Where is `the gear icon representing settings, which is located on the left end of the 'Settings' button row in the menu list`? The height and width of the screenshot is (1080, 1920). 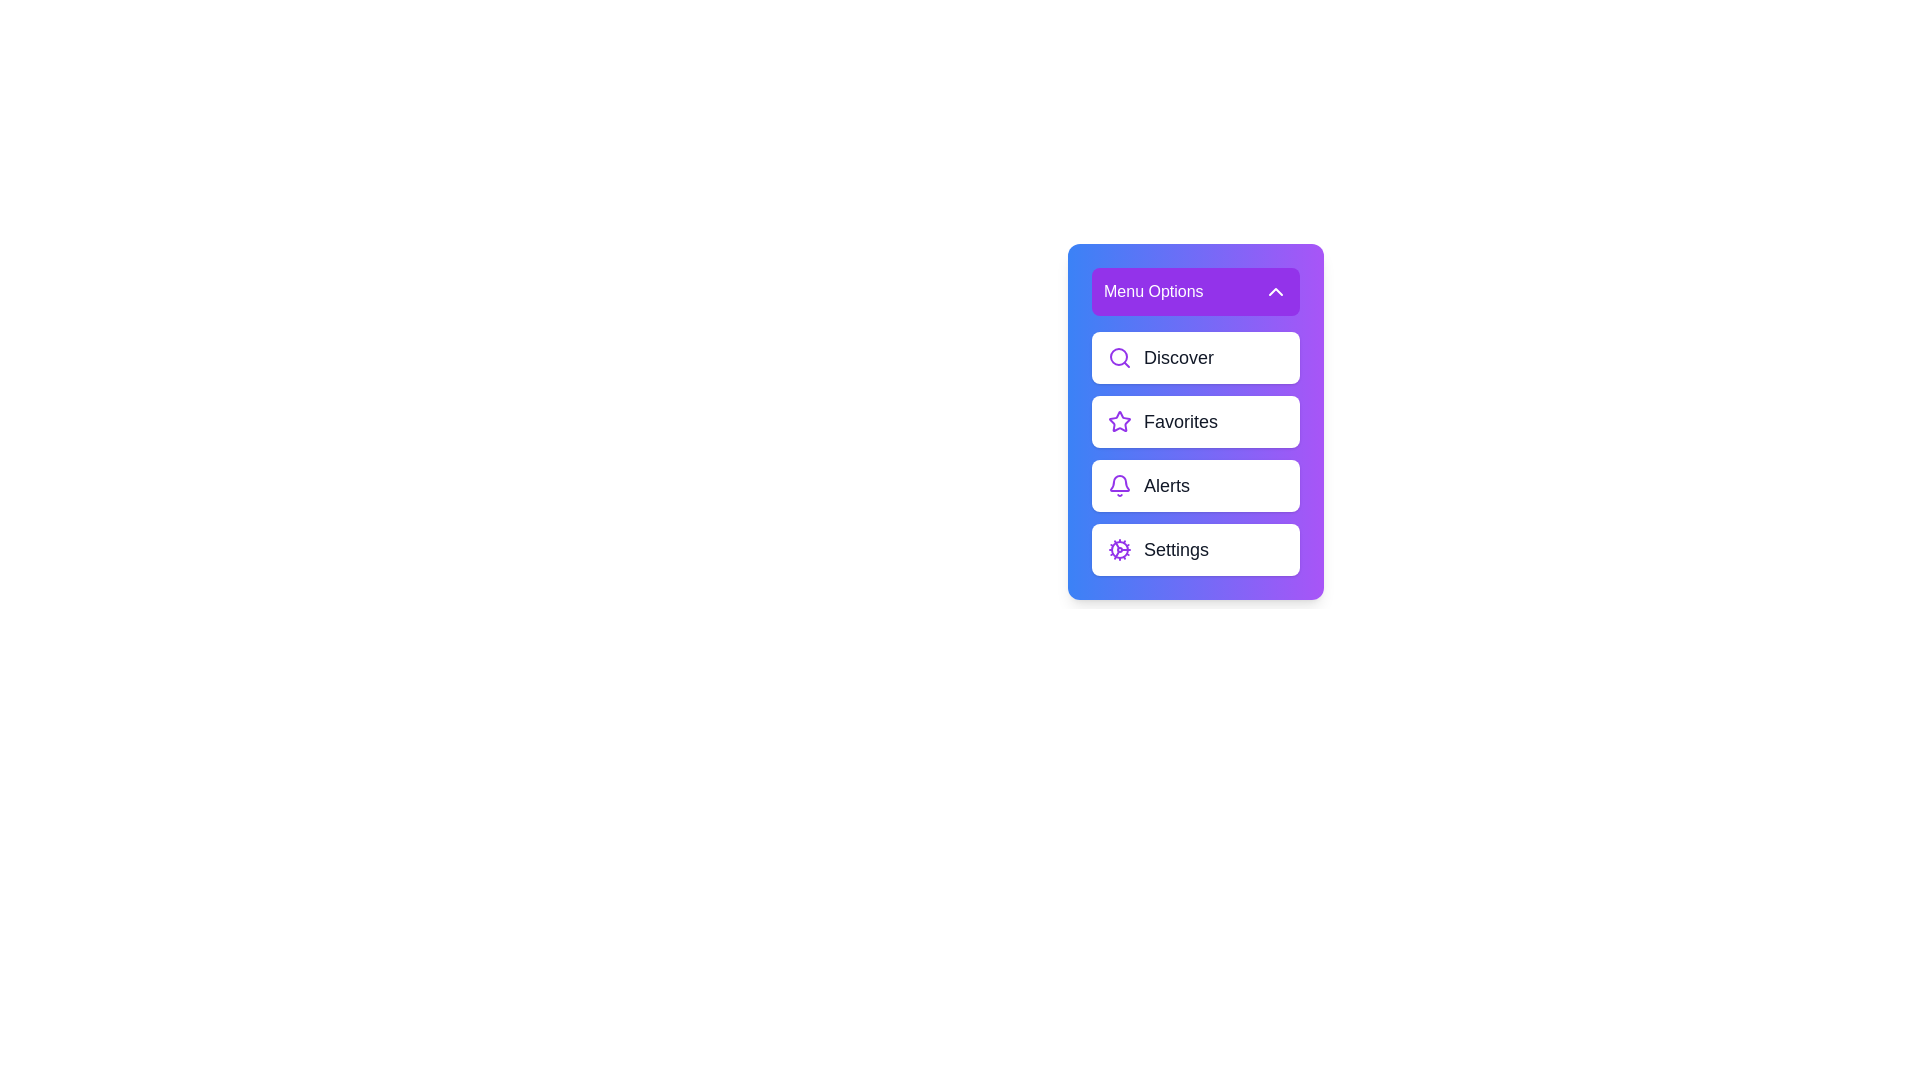
the gear icon representing settings, which is located on the left end of the 'Settings' button row in the menu list is located at coordinates (1118, 550).